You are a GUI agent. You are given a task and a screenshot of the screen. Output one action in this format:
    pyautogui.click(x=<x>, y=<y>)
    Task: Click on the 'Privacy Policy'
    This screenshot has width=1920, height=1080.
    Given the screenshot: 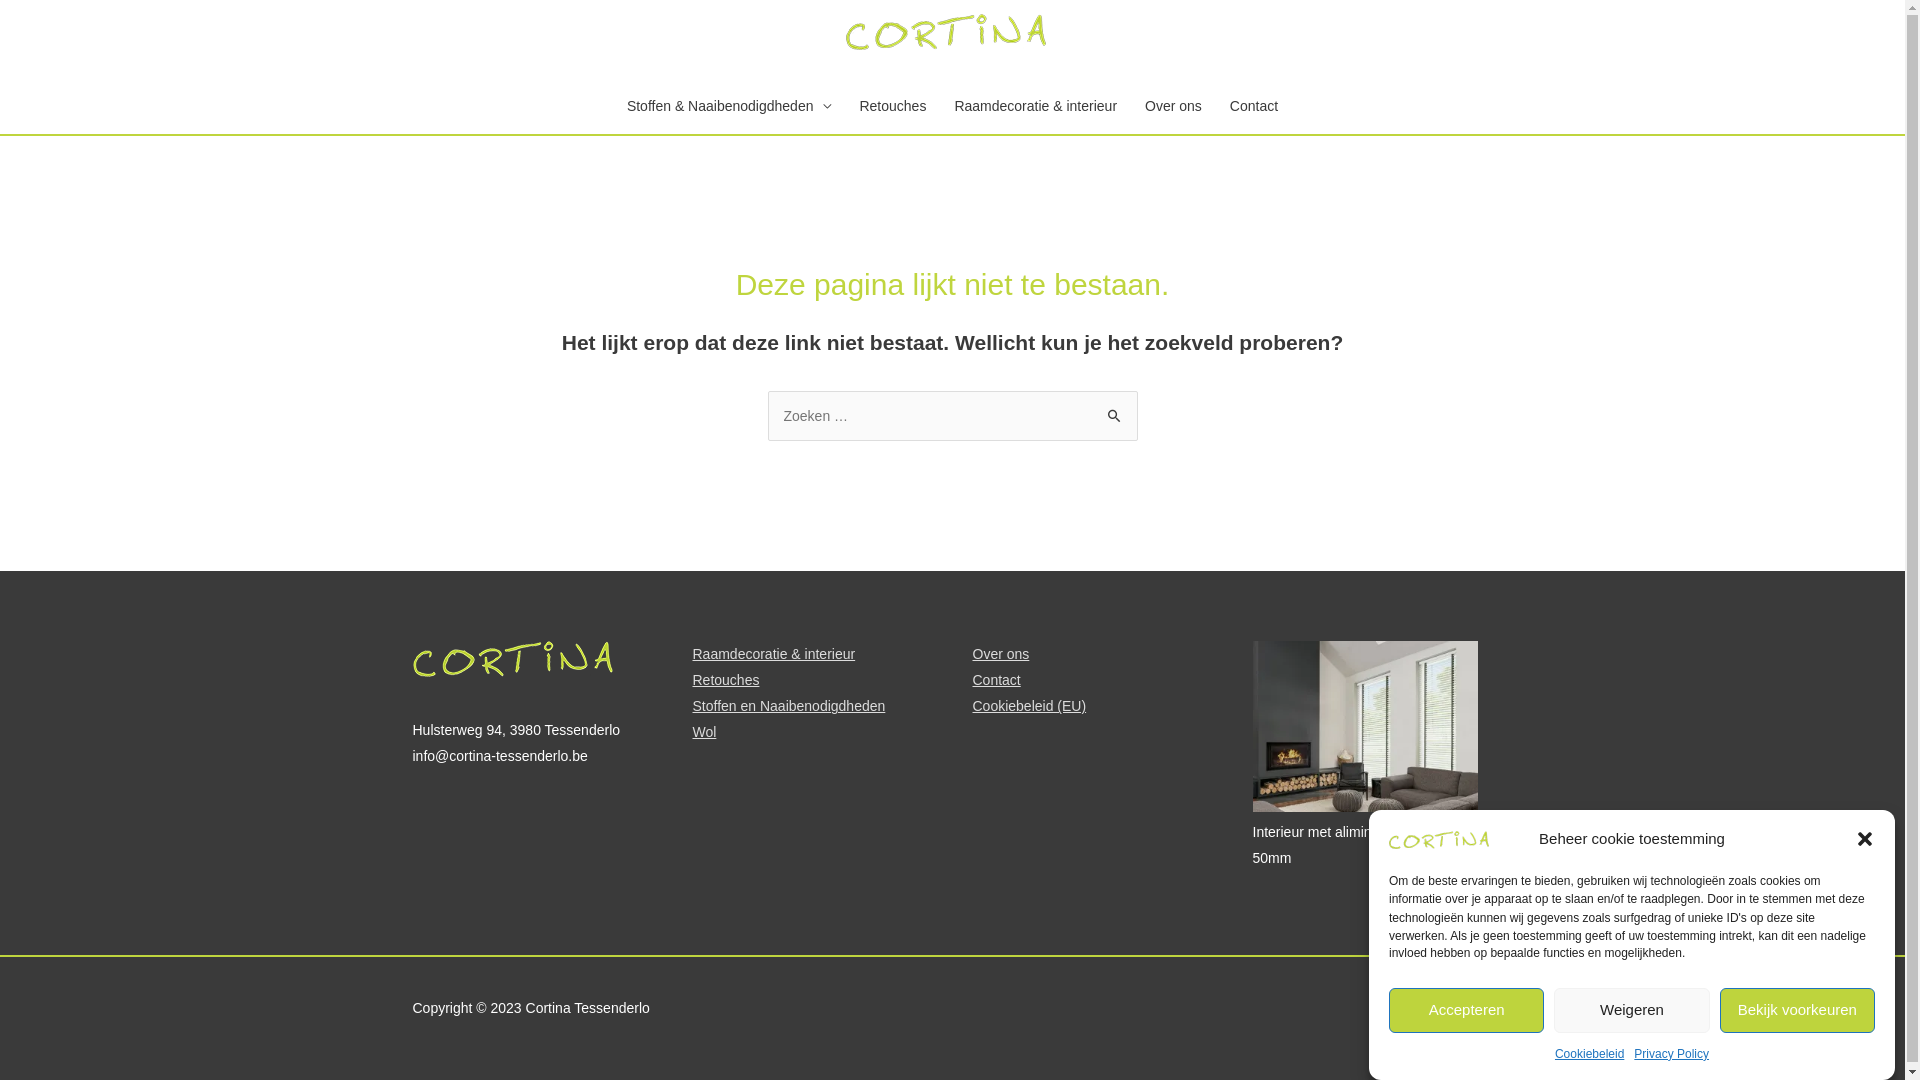 What is the action you would take?
    pyautogui.click(x=1633, y=1052)
    